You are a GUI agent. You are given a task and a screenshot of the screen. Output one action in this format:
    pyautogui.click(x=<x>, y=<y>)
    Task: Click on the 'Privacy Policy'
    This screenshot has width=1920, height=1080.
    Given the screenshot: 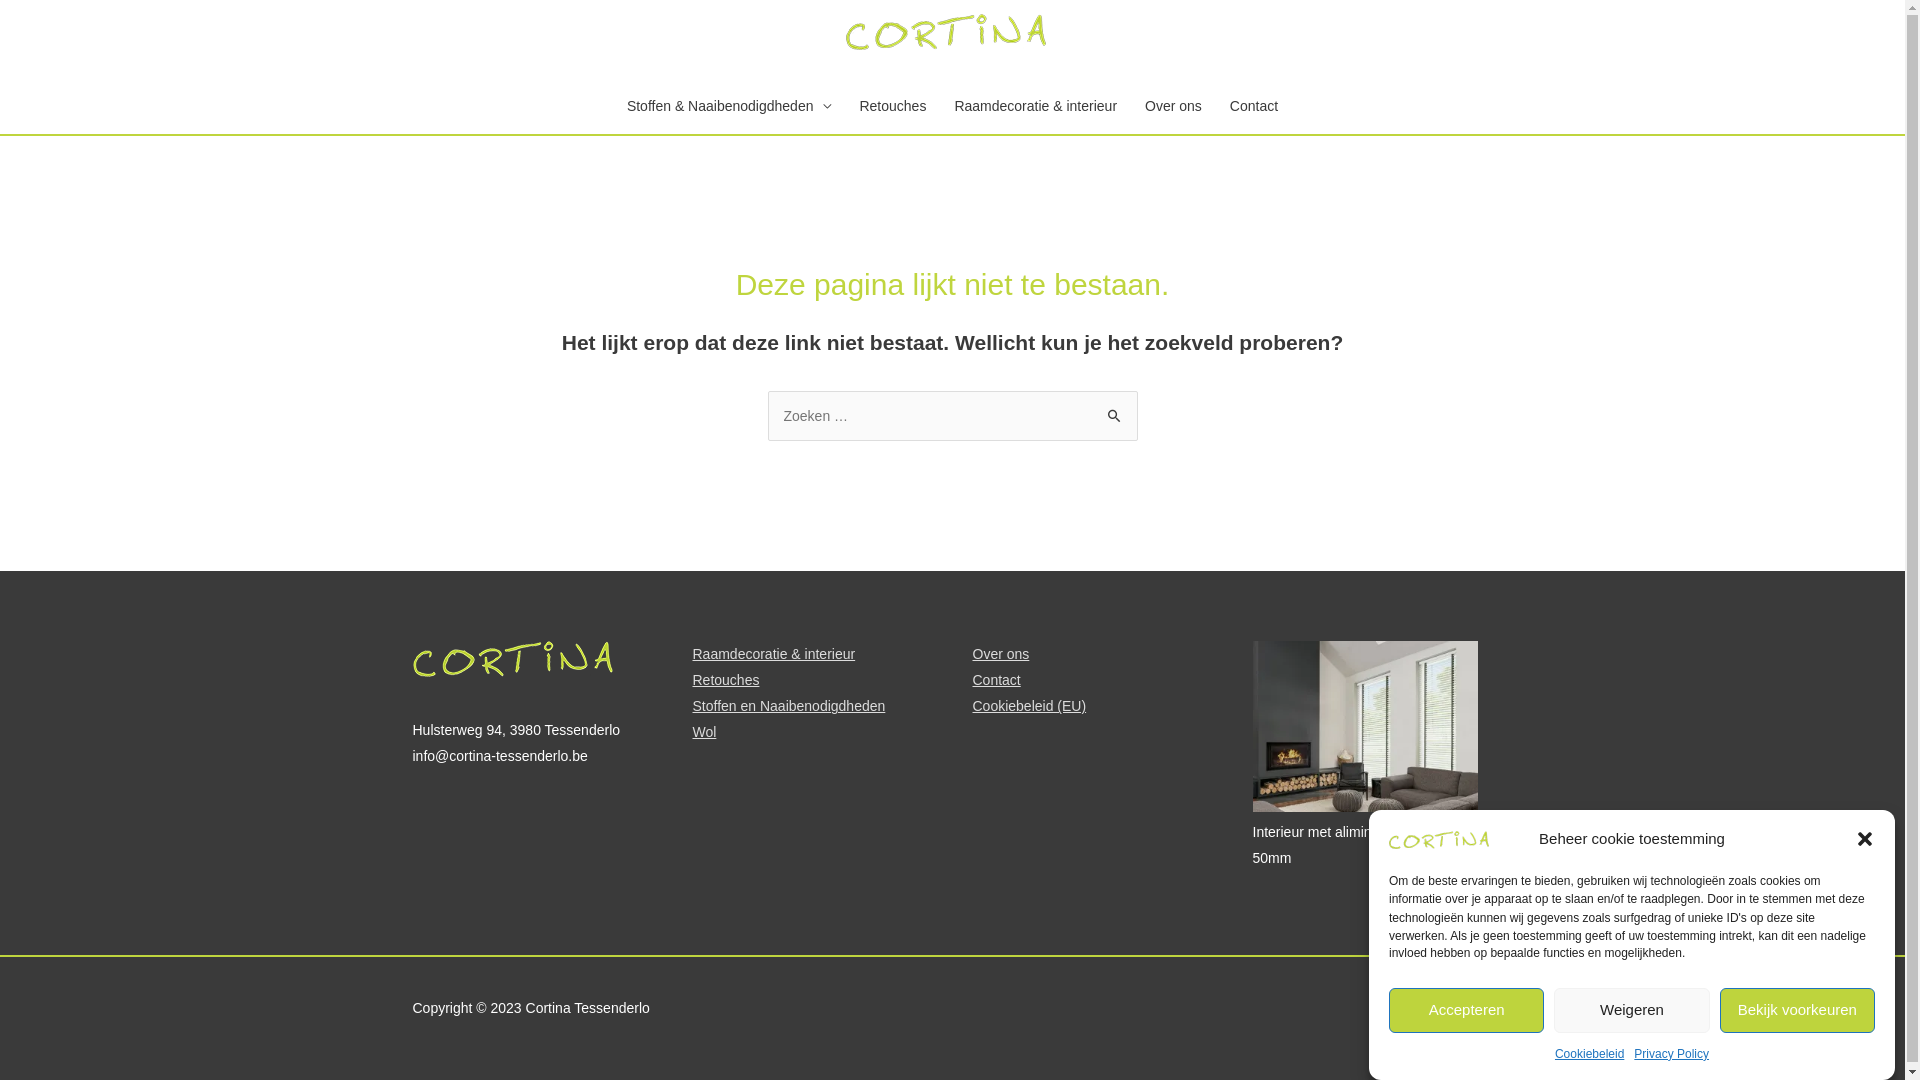 What is the action you would take?
    pyautogui.click(x=1633, y=1052)
    